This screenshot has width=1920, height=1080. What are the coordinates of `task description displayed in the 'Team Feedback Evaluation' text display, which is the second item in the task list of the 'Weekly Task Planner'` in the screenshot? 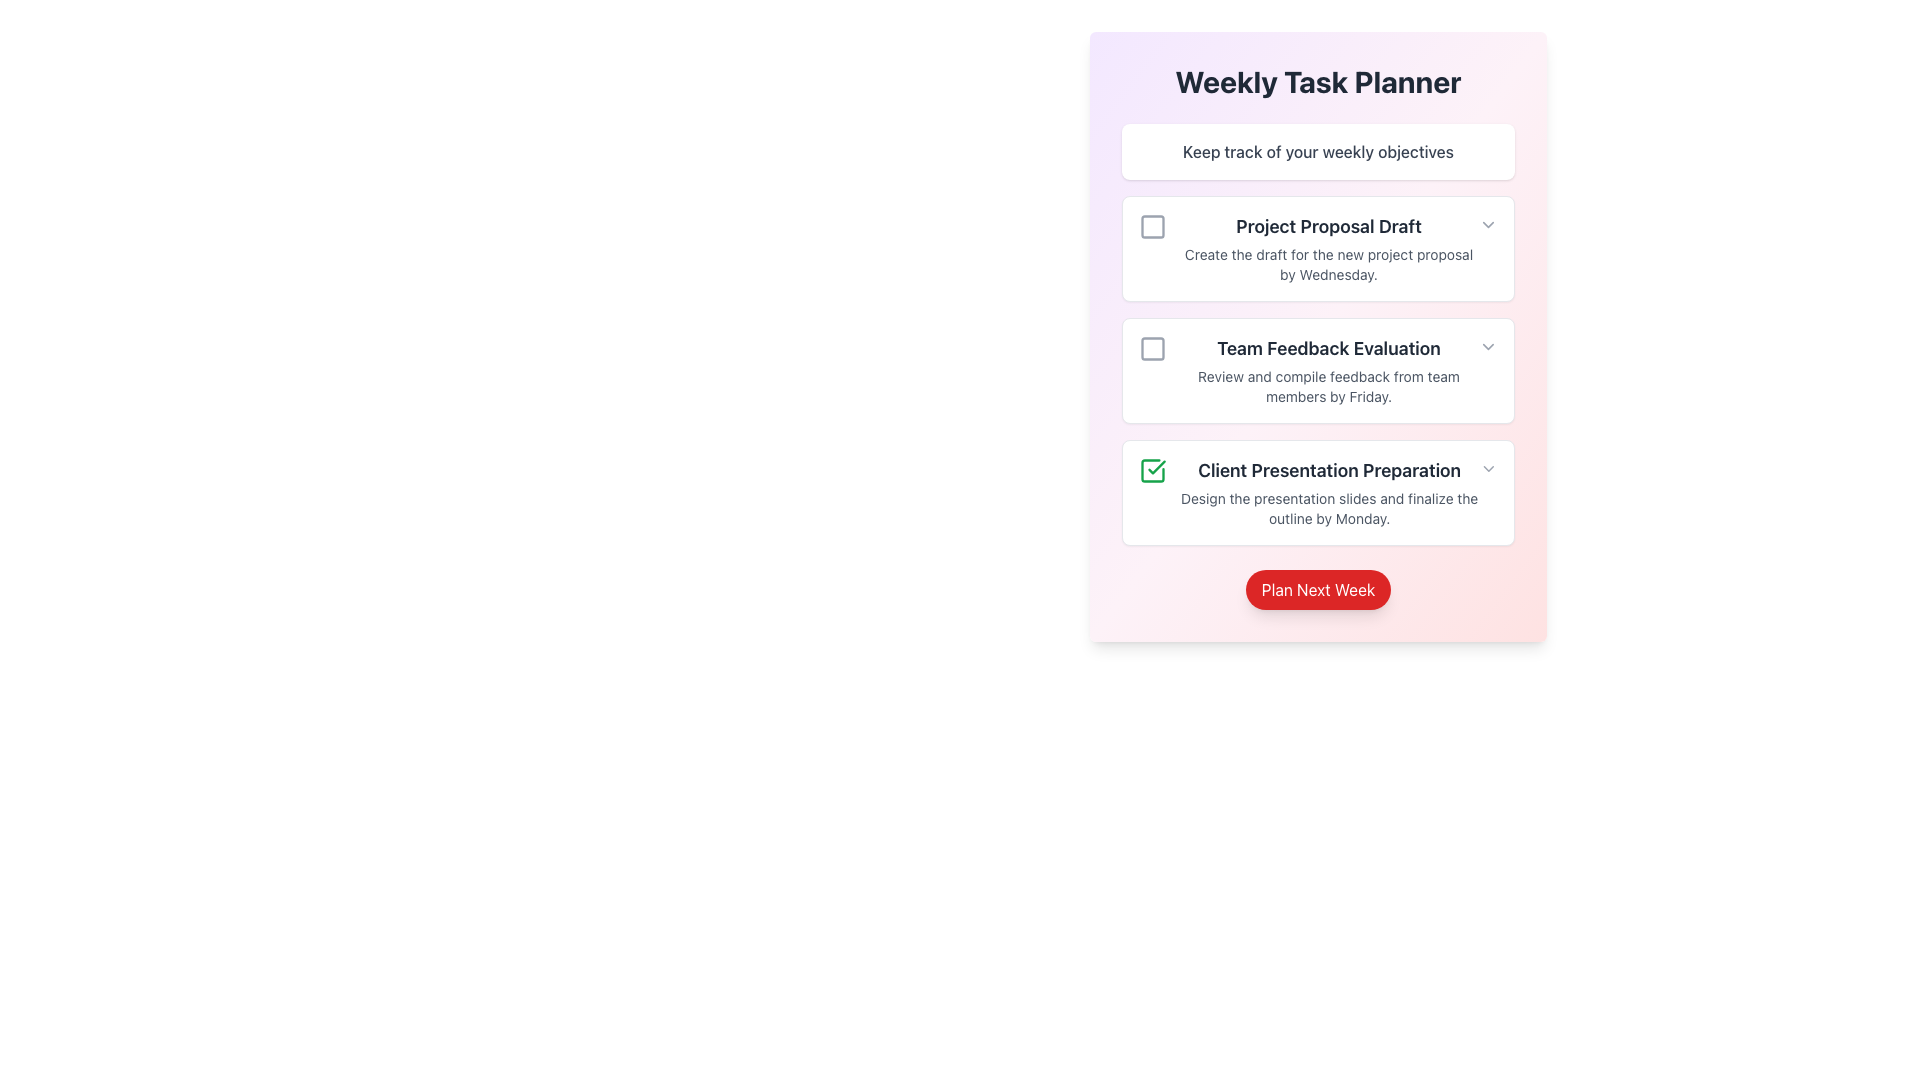 It's located at (1329, 370).